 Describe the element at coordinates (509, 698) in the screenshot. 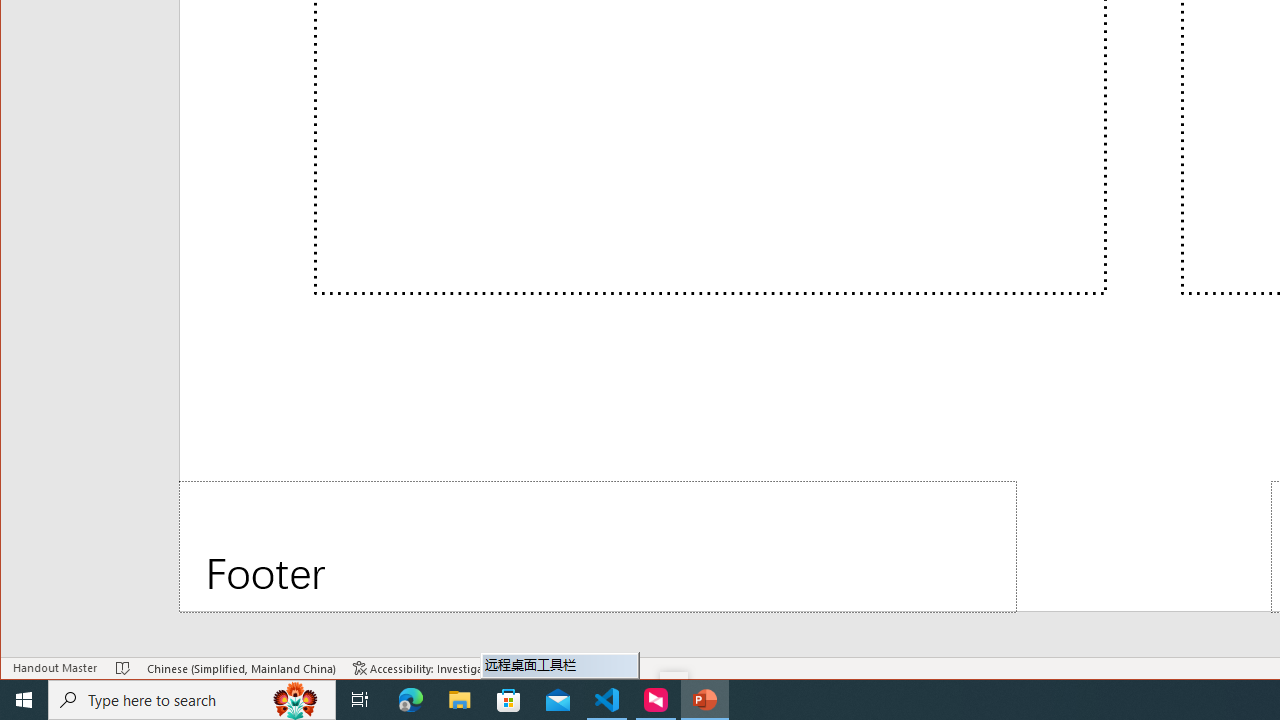

I see `'Microsoft Store'` at that location.